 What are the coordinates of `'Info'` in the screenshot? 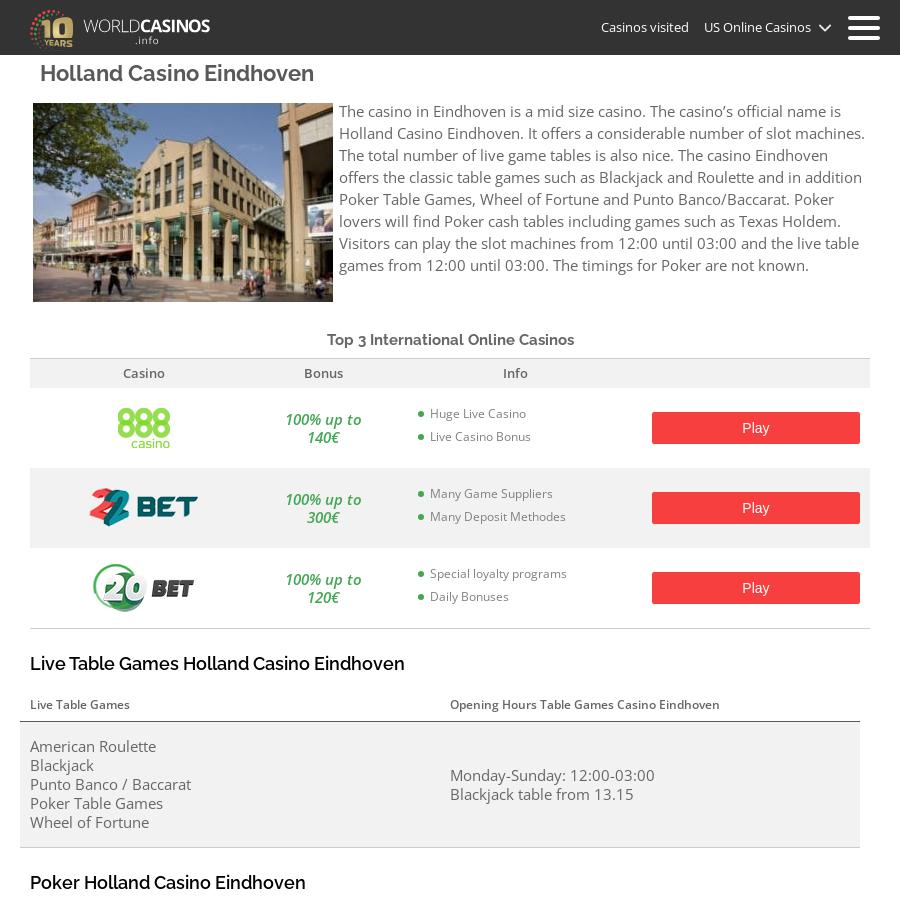 It's located at (501, 372).